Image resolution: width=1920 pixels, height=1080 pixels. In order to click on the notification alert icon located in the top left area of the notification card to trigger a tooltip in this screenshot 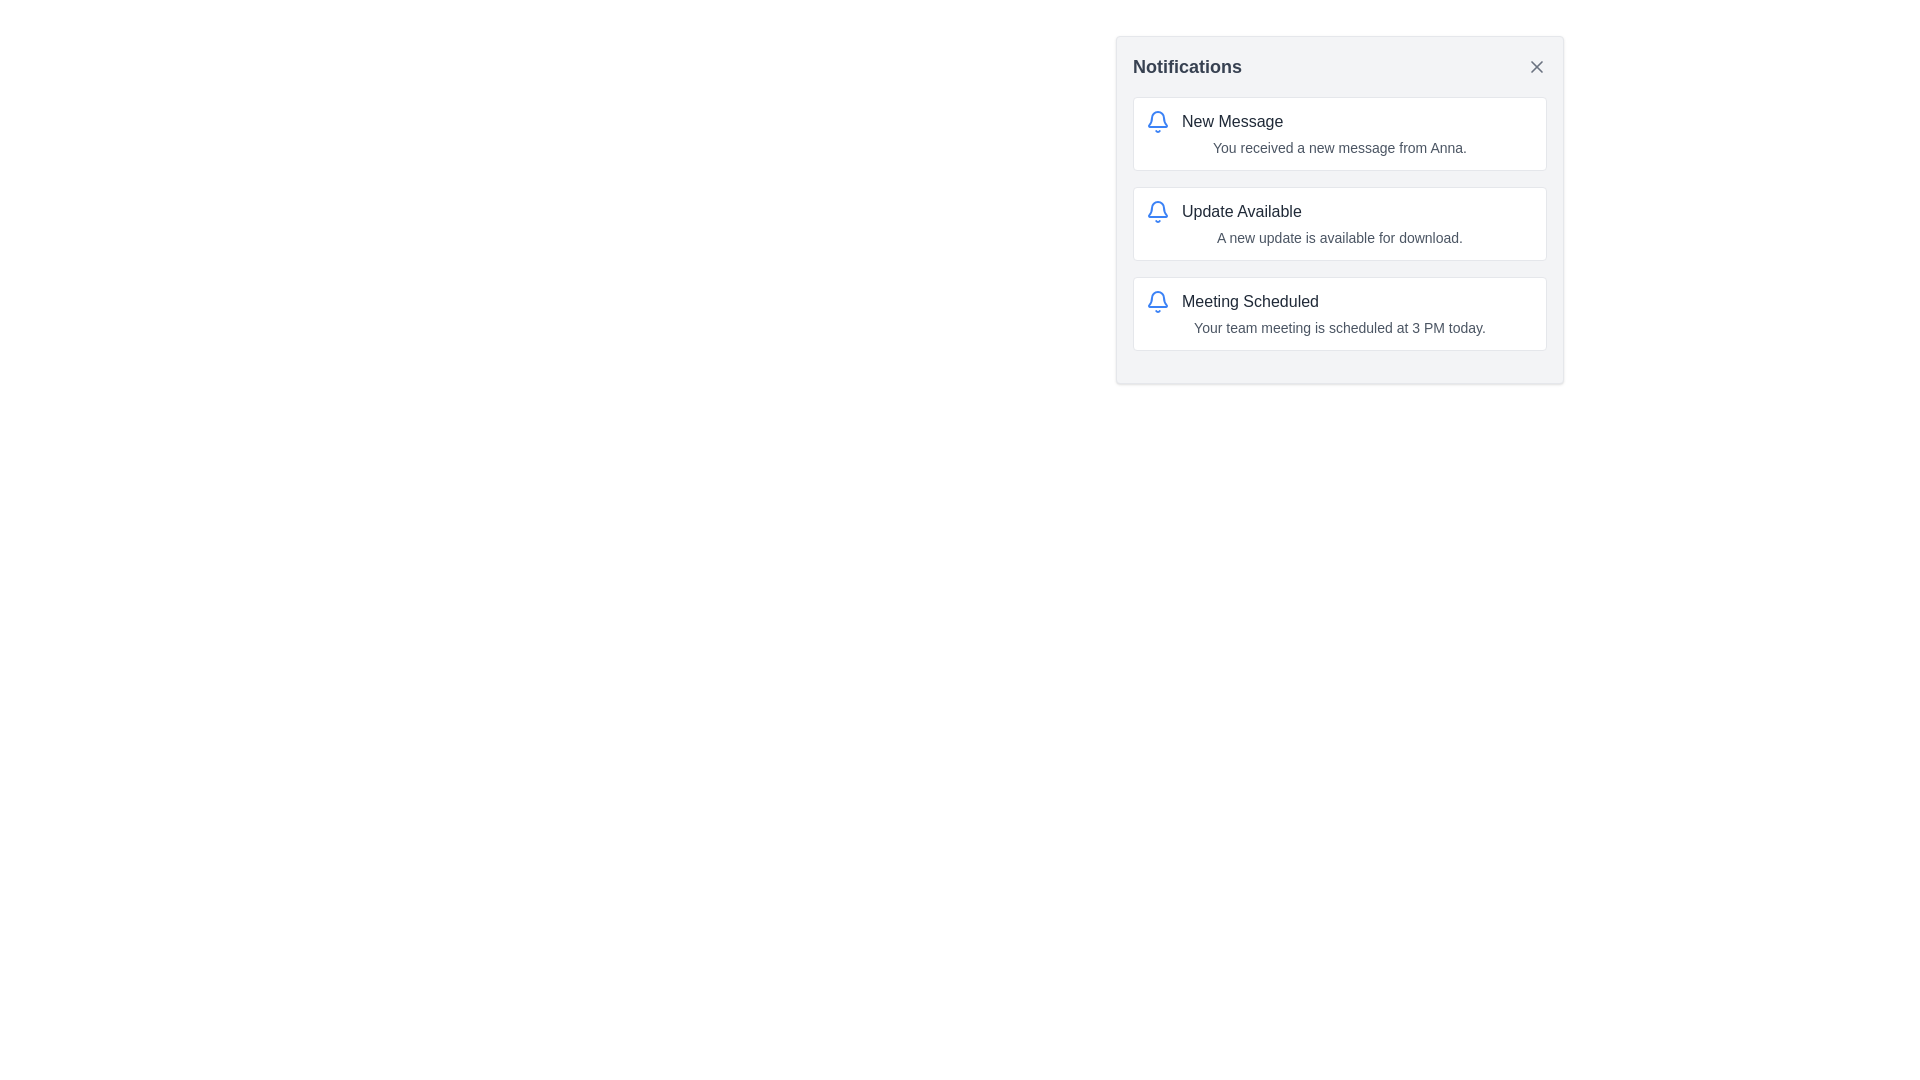, I will do `click(1157, 301)`.